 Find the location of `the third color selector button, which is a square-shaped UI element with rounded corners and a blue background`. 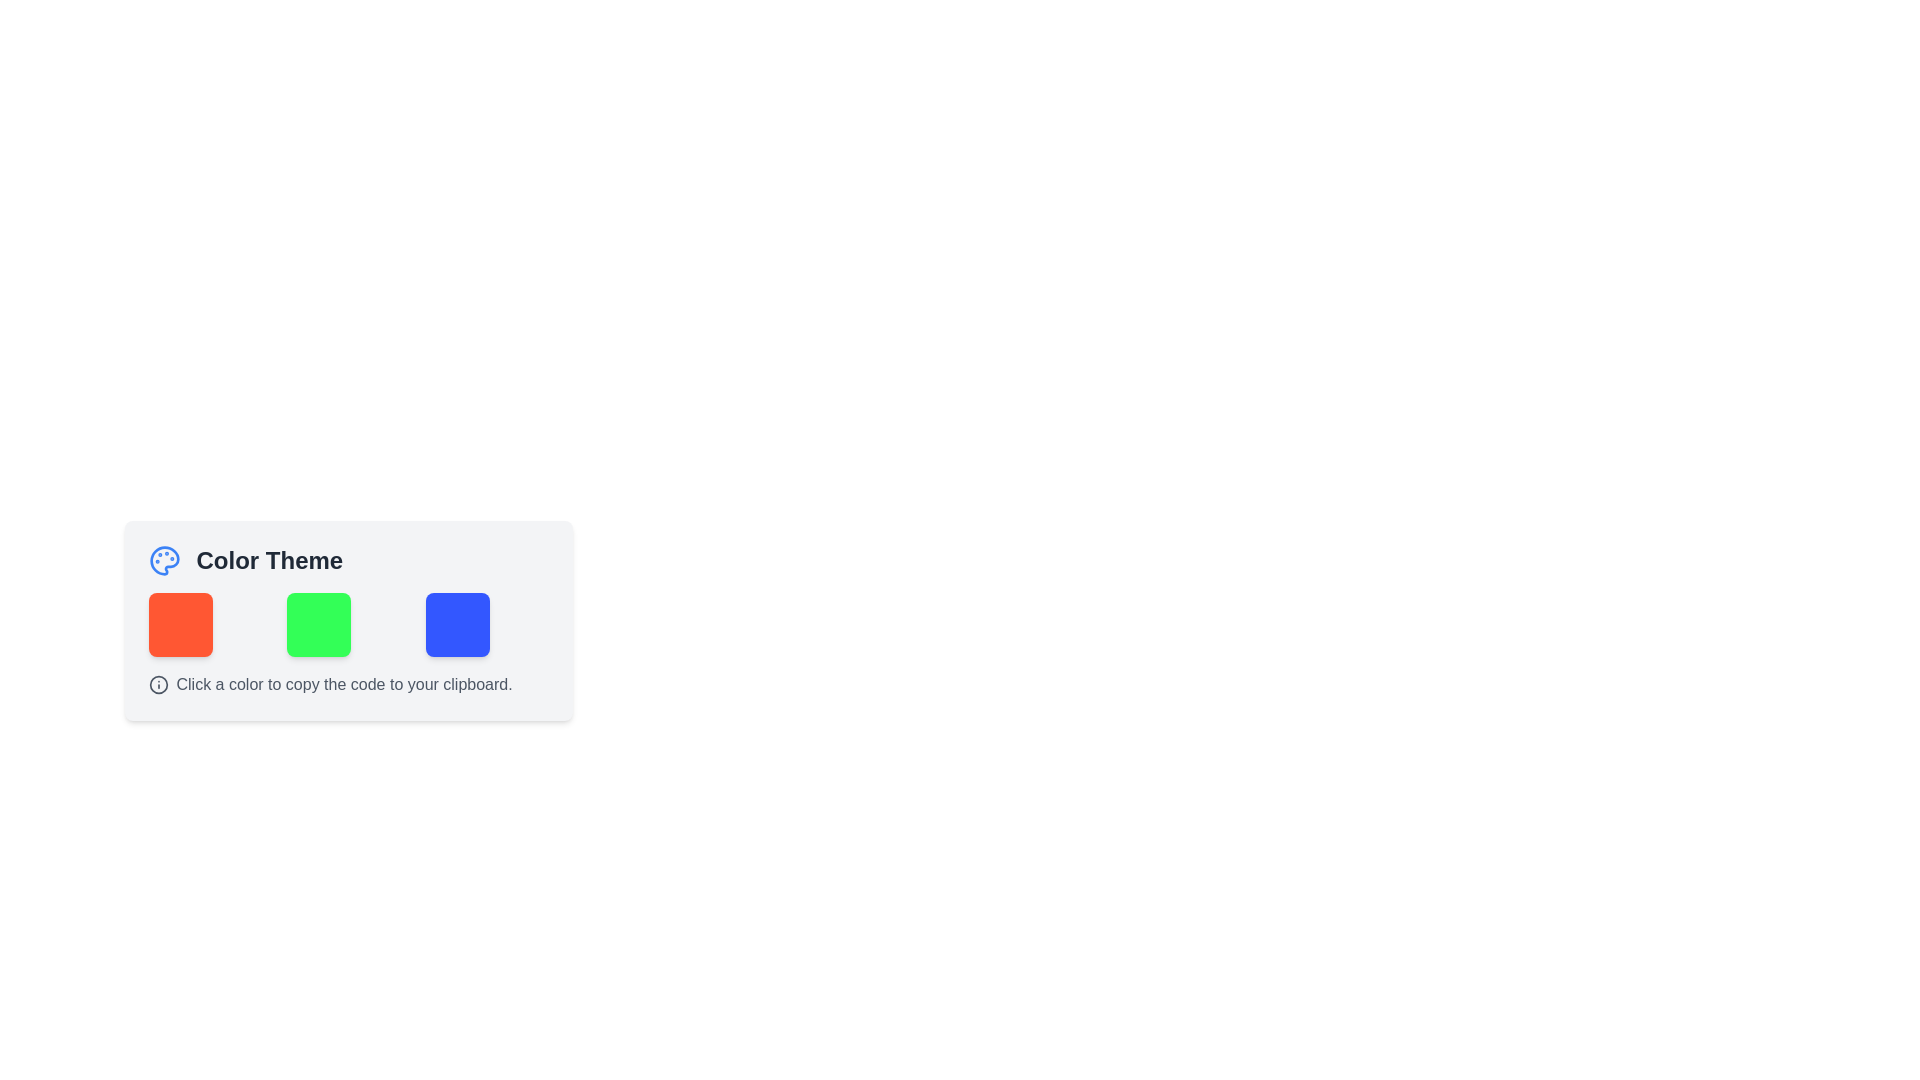

the third color selector button, which is a square-shaped UI element with rounded corners and a blue background is located at coordinates (456, 623).